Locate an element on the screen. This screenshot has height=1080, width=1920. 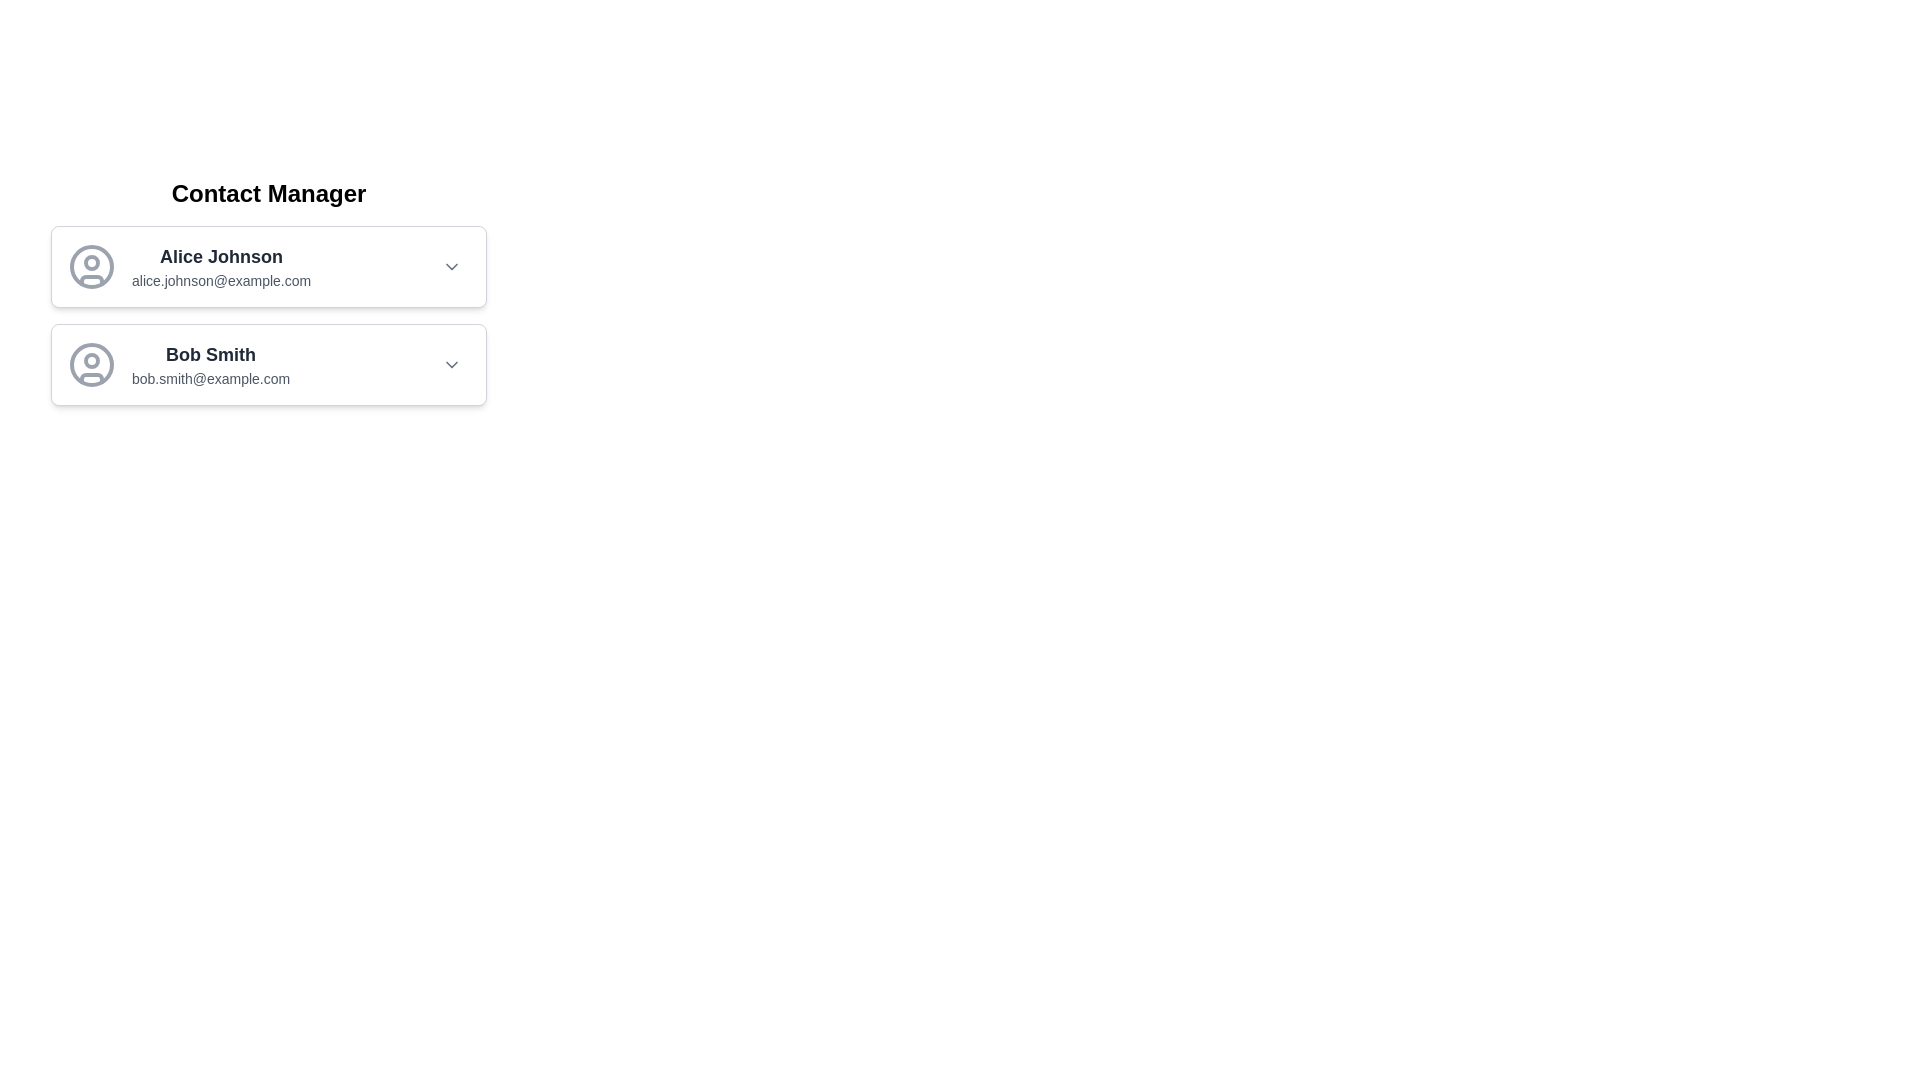
to select the contact 'Bob Smith', which is the second item in the list featuring a profile icon, bold name, and email address is located at coordinates (267, 365).